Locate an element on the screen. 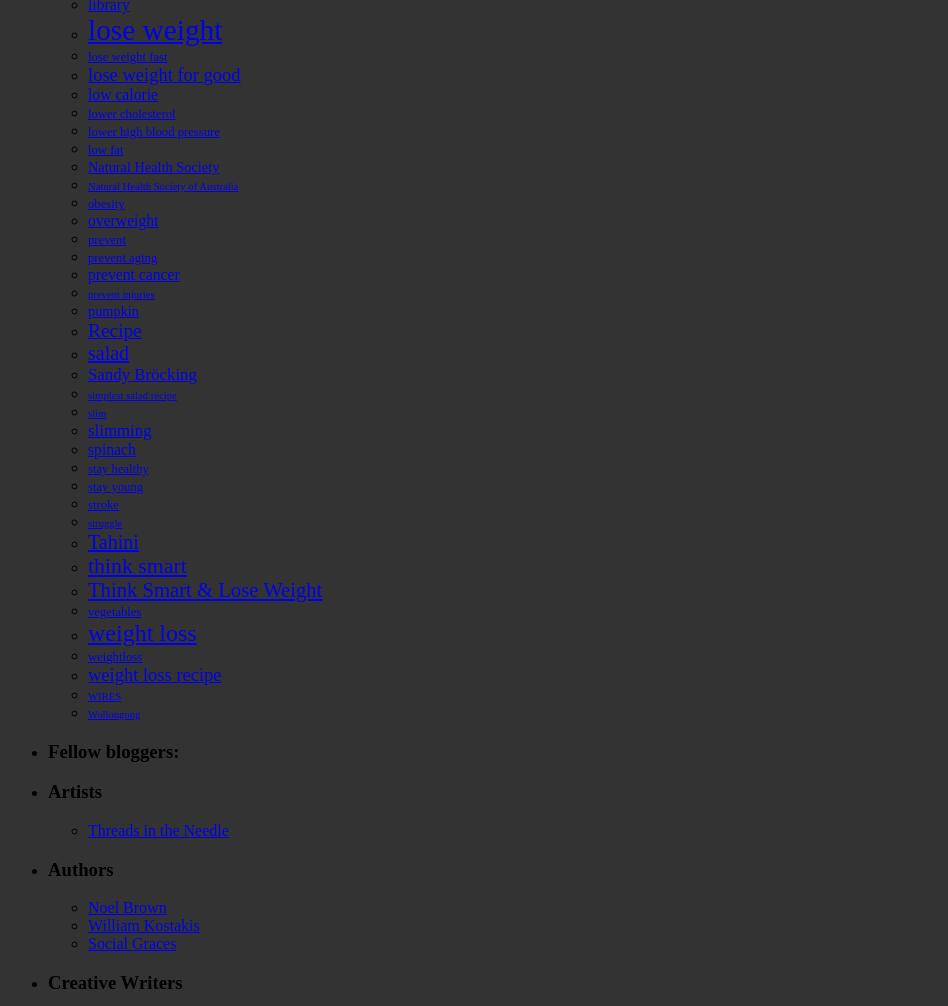  'Social Graces' is located at coordinates (87, 942).